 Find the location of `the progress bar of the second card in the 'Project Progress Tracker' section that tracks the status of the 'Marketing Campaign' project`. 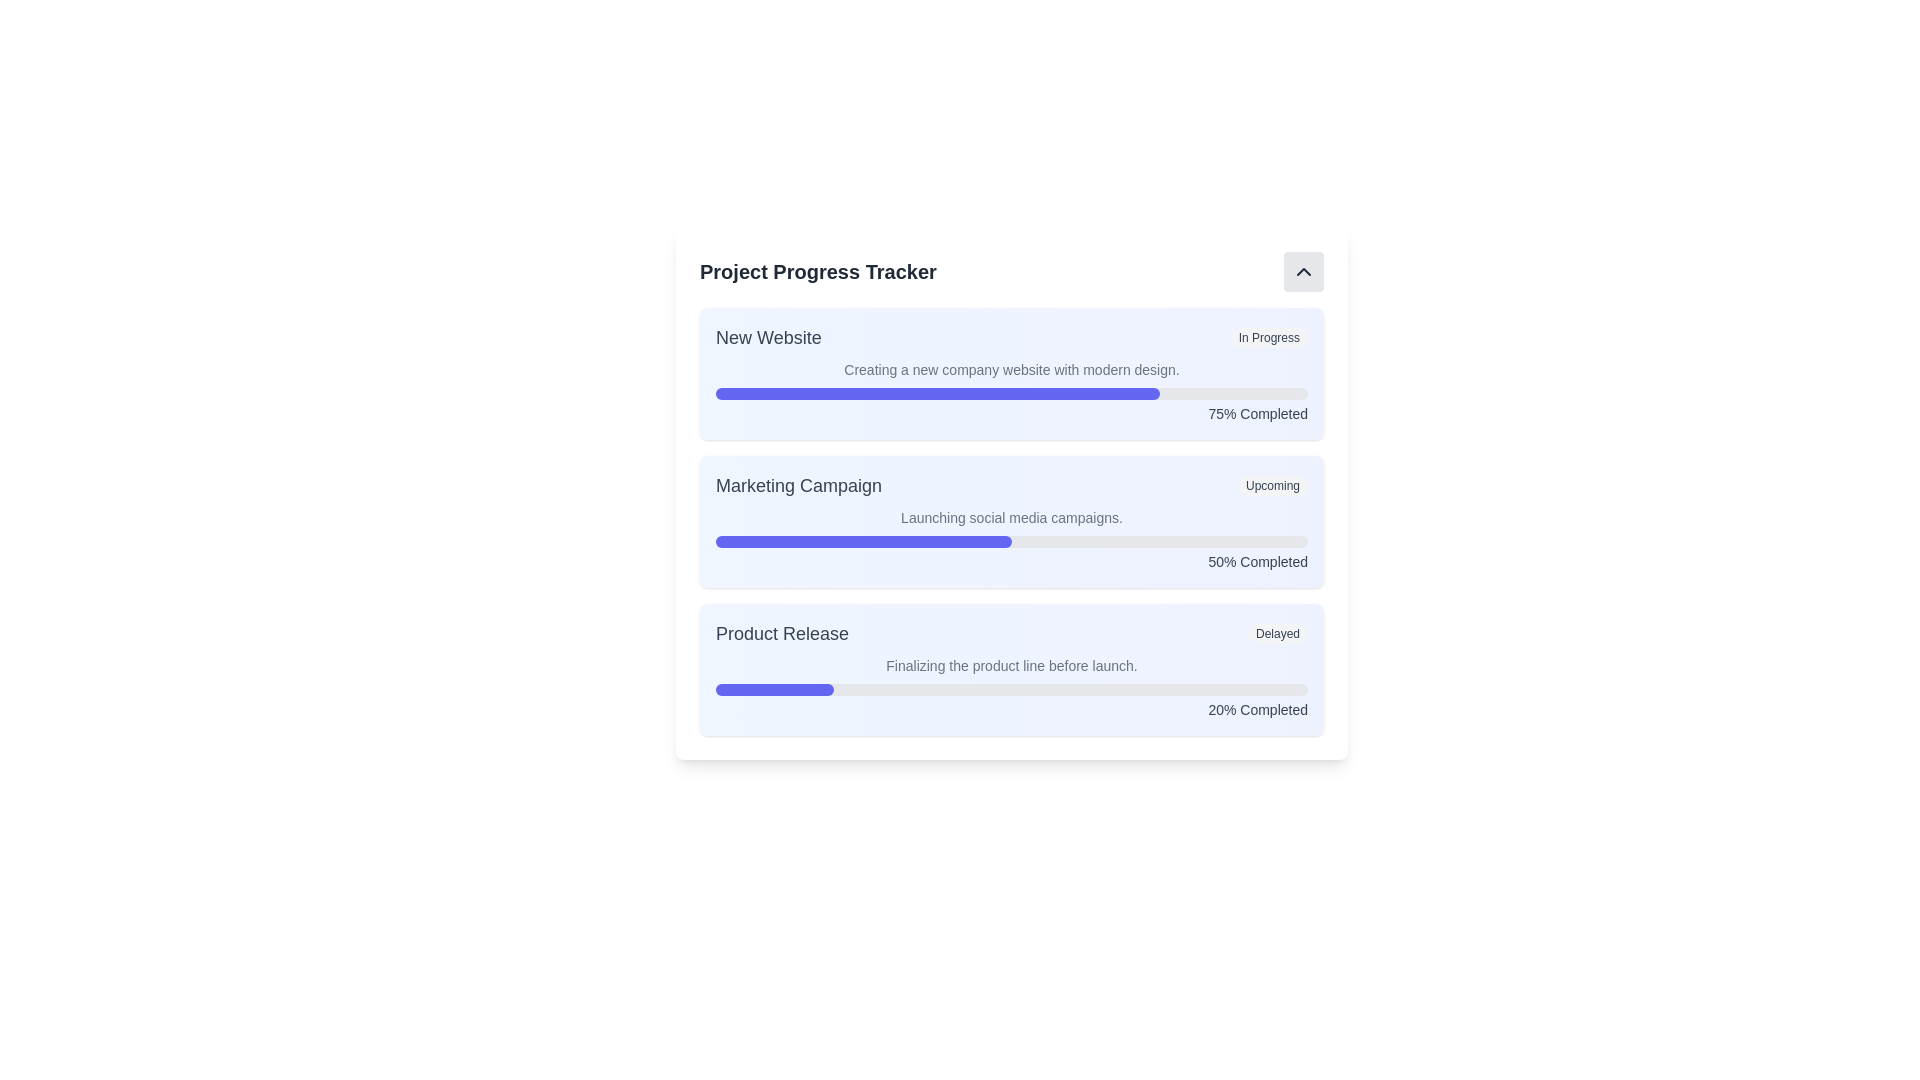

the progress bar of the second card in the 'Project Progress Tracker' section that tracks the status of the 'Marketing Campaign' project is located at coordinates (1012, 520).